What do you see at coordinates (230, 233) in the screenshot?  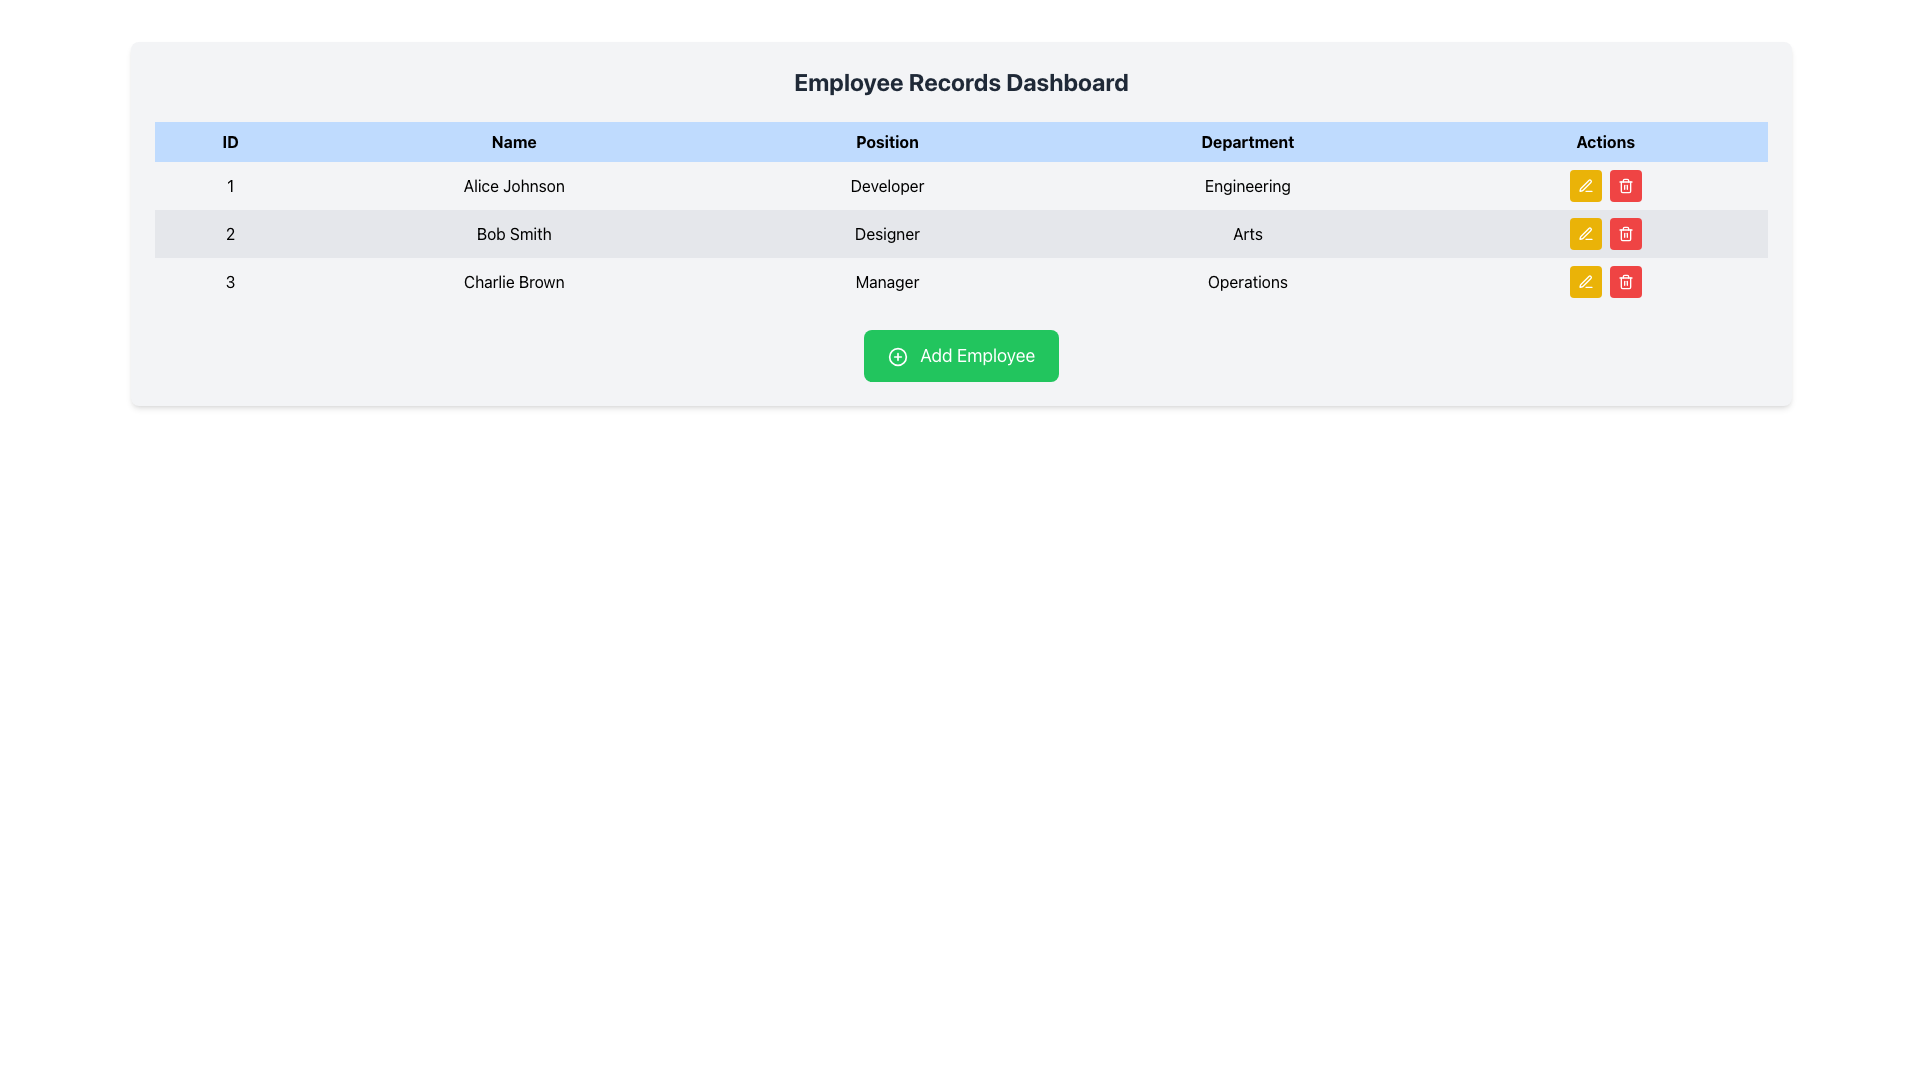 I see `label displaying the number '2' in black text, located in the first column of the second row of the table, aligned with the 'ID' header` at bounding box center [230, 233].